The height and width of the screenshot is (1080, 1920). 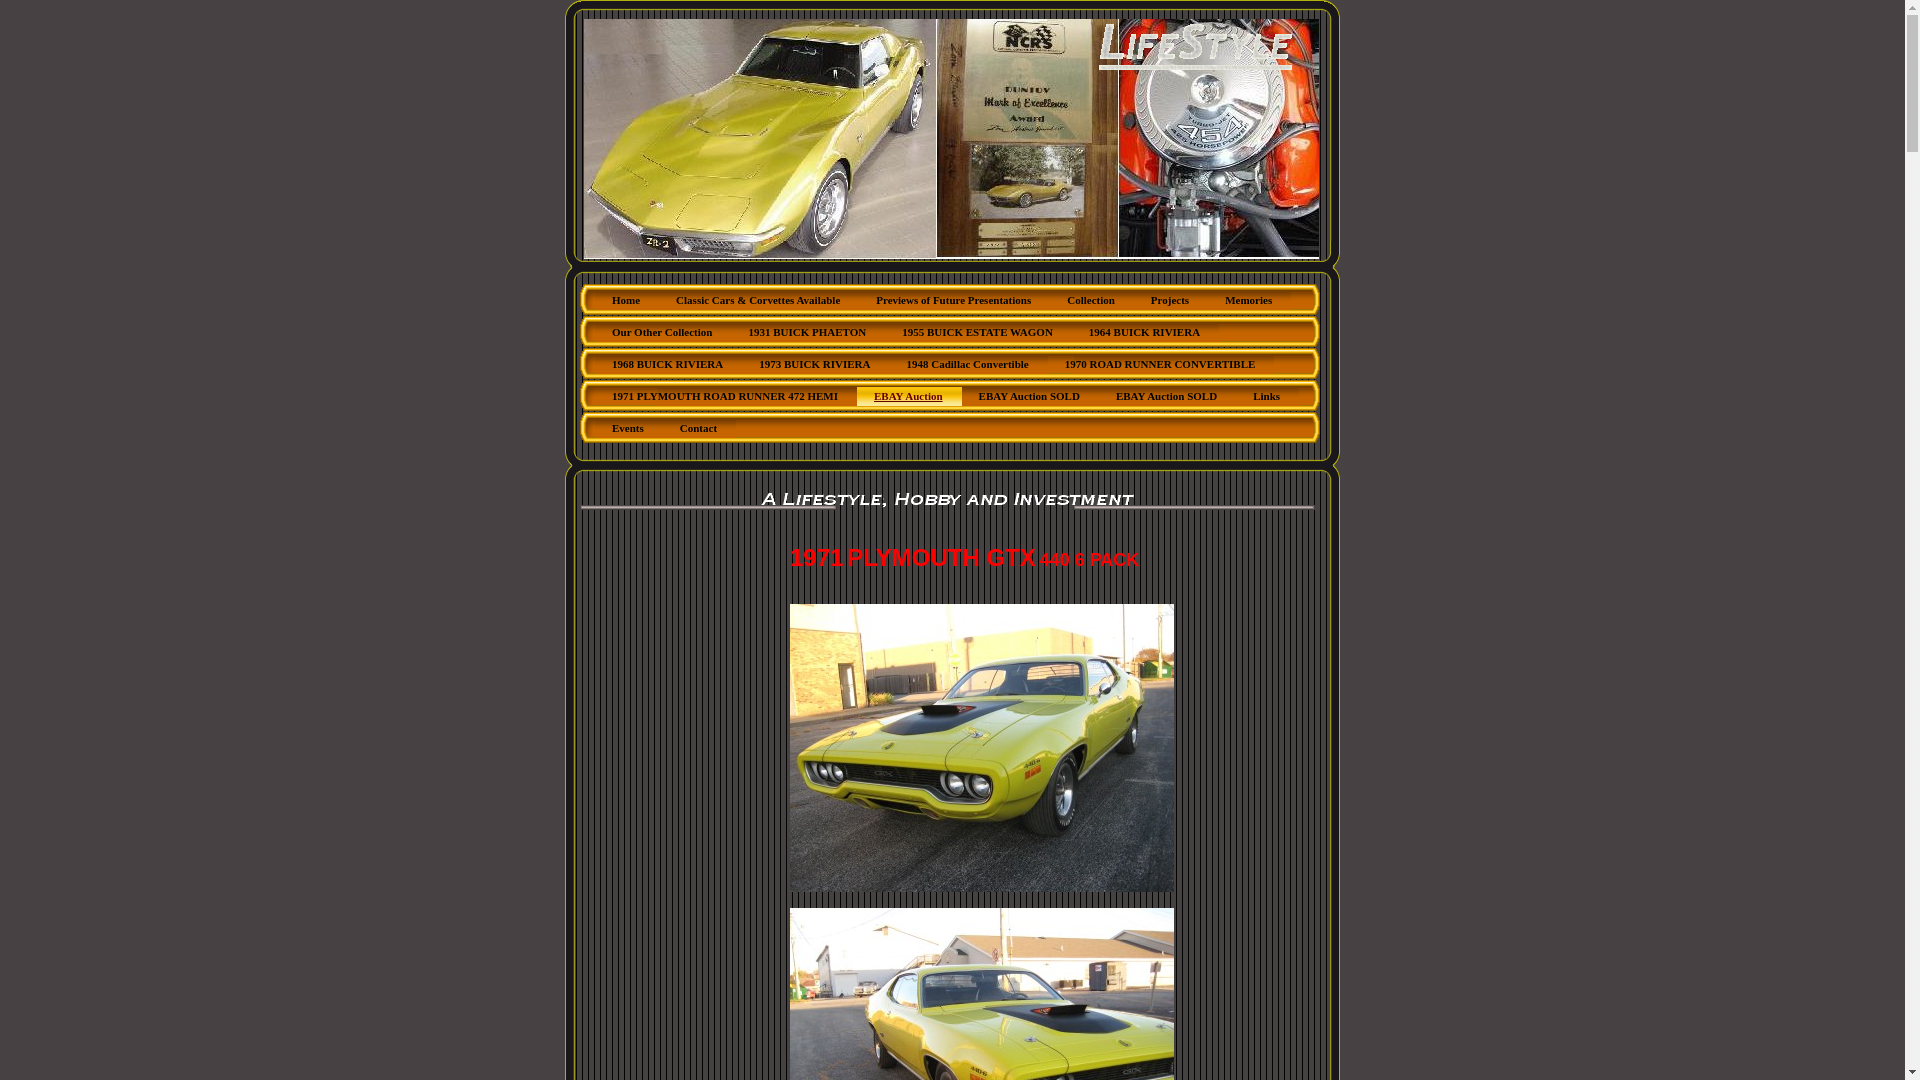 I want to click on 'Collection', so click(x=1090, y=301).